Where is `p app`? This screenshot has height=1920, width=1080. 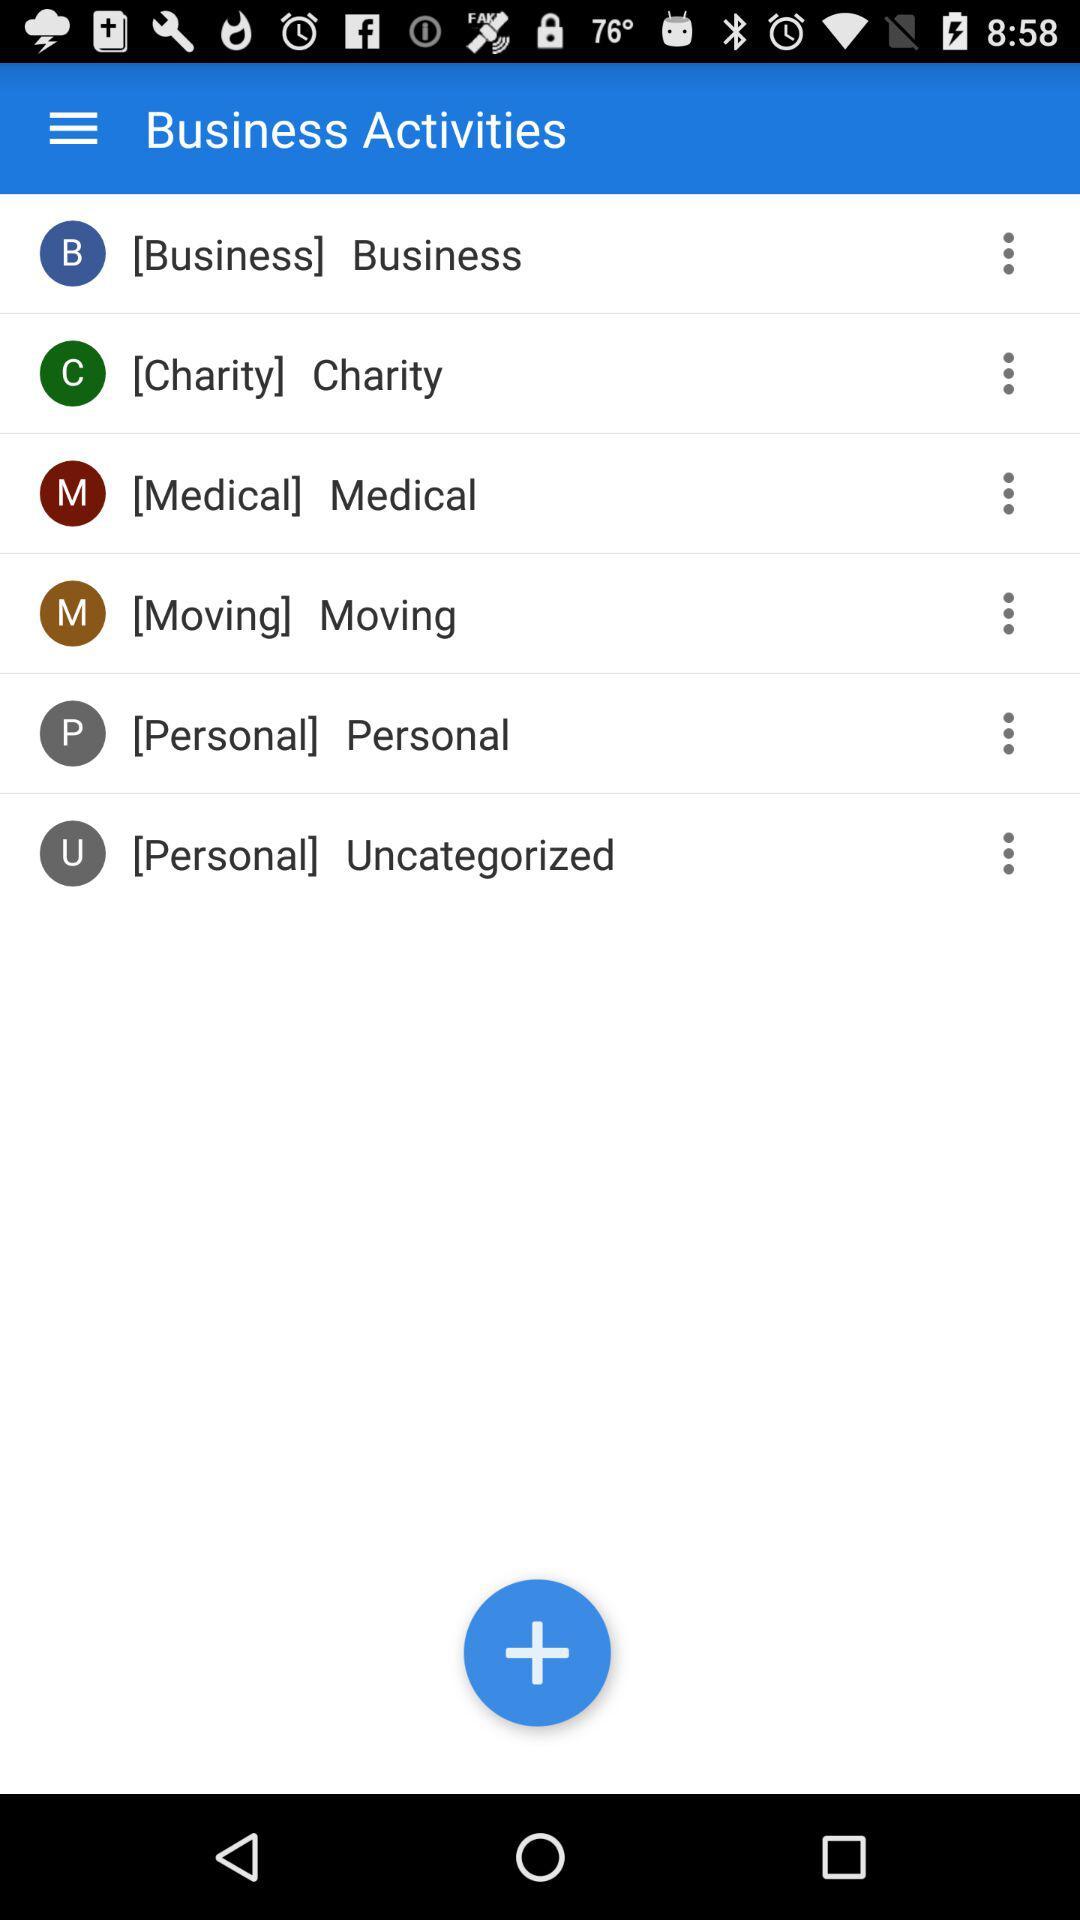 p app is located at coordinates (71, 732).